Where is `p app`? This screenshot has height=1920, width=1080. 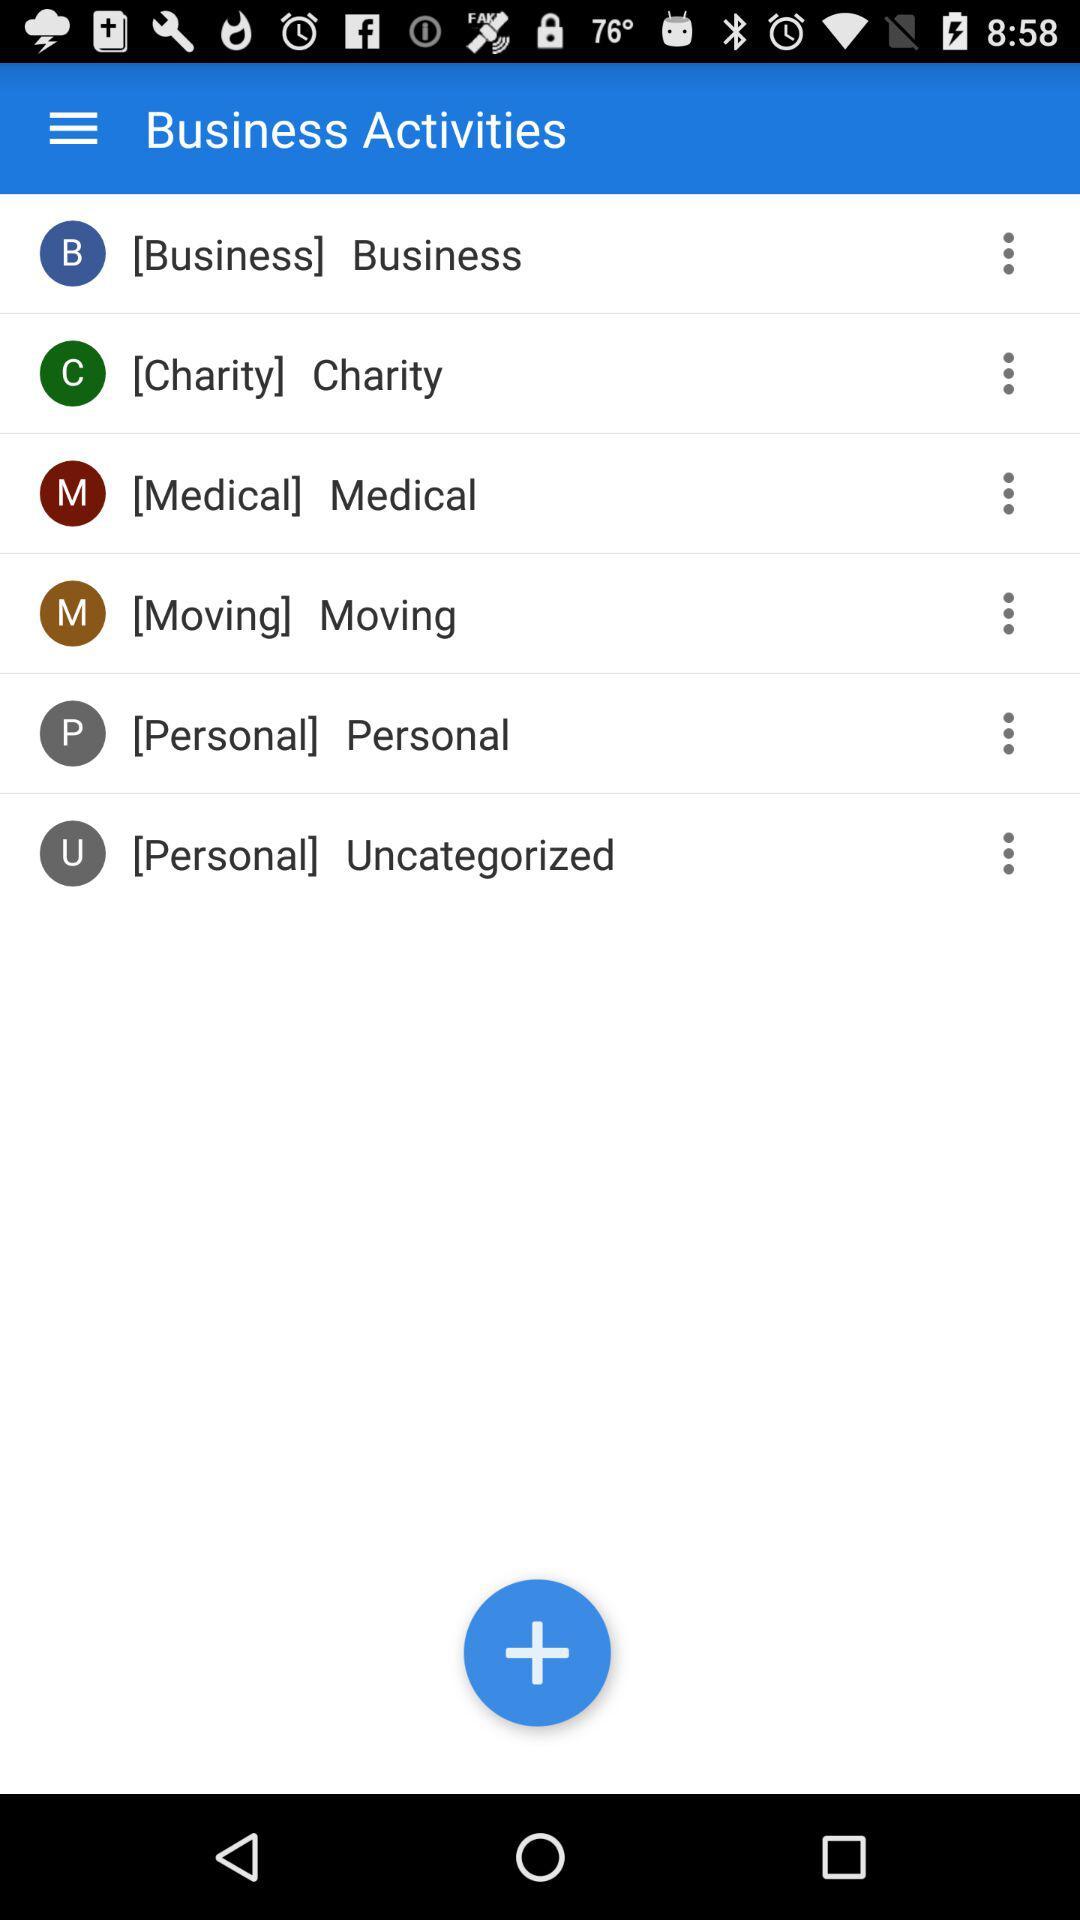 p app is located at coordinates (71, 732).